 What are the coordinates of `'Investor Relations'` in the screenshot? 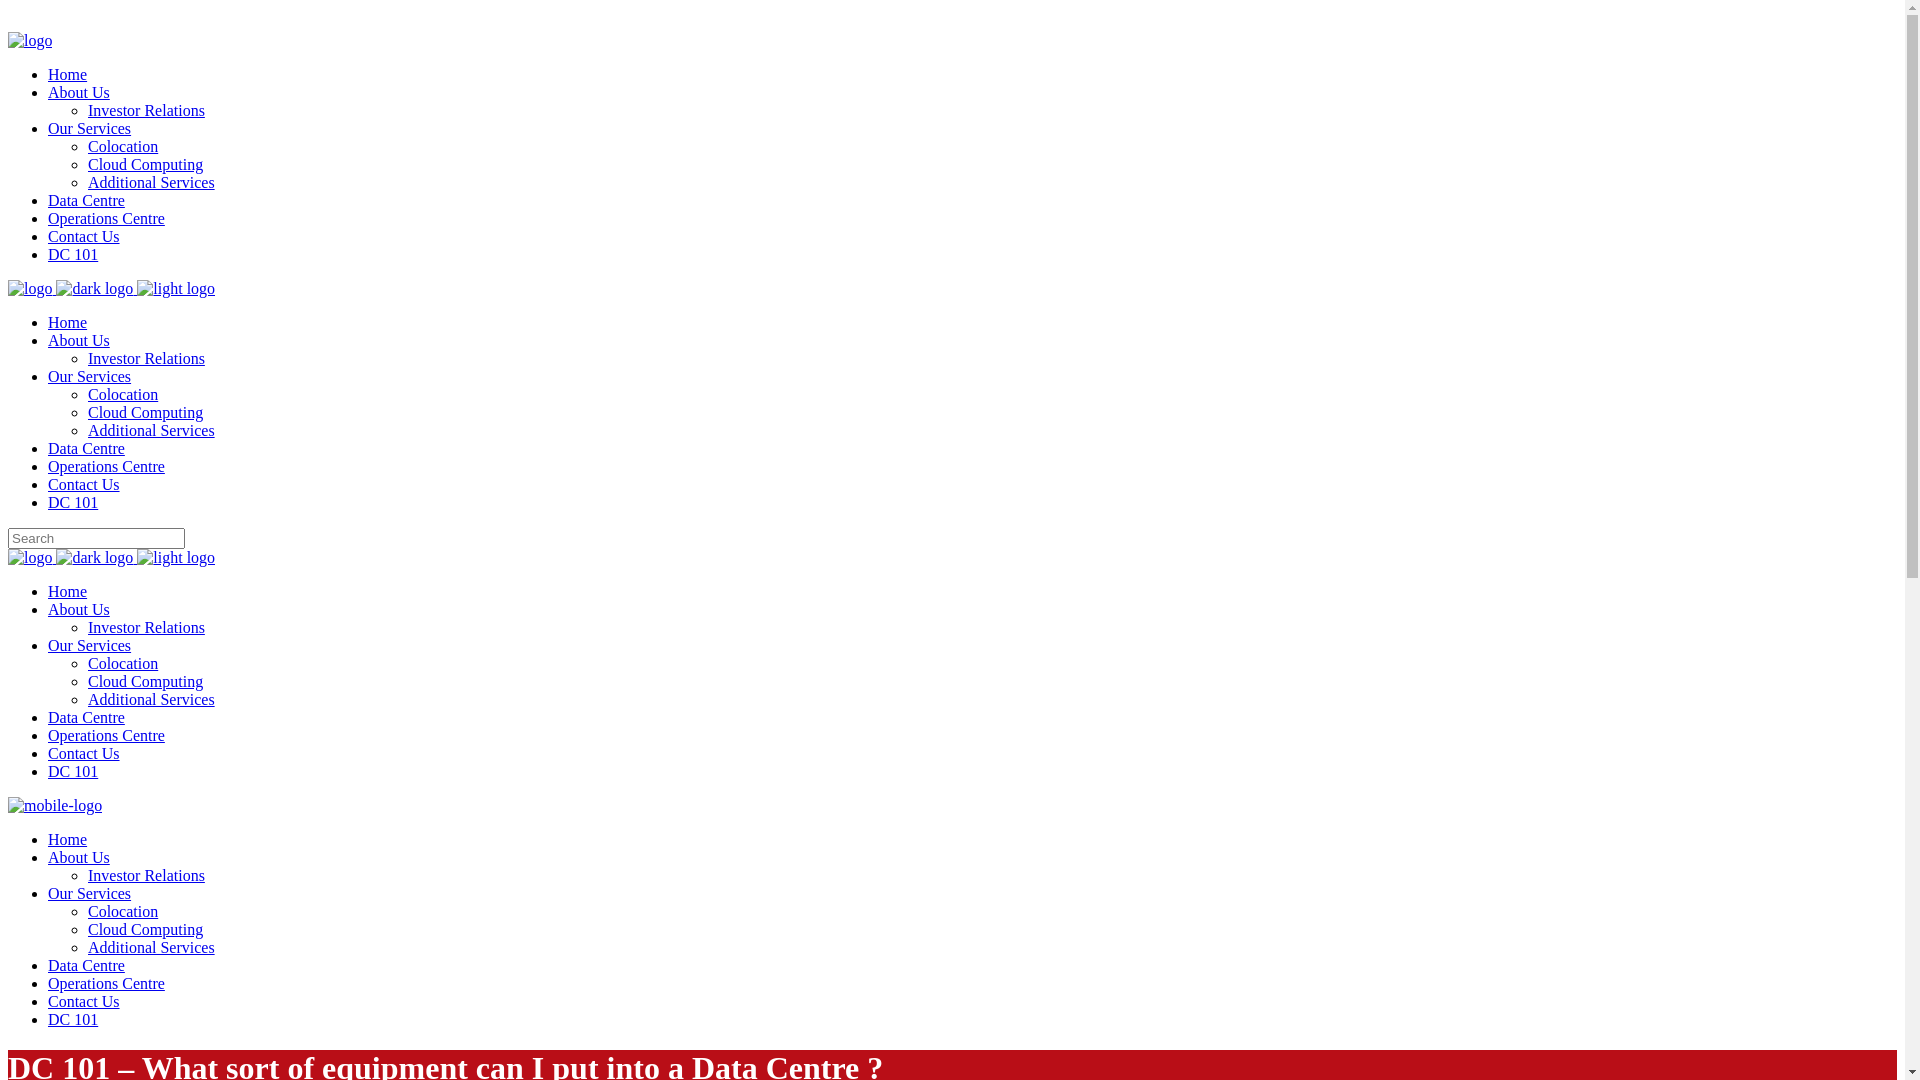 It's located at (145, 110).